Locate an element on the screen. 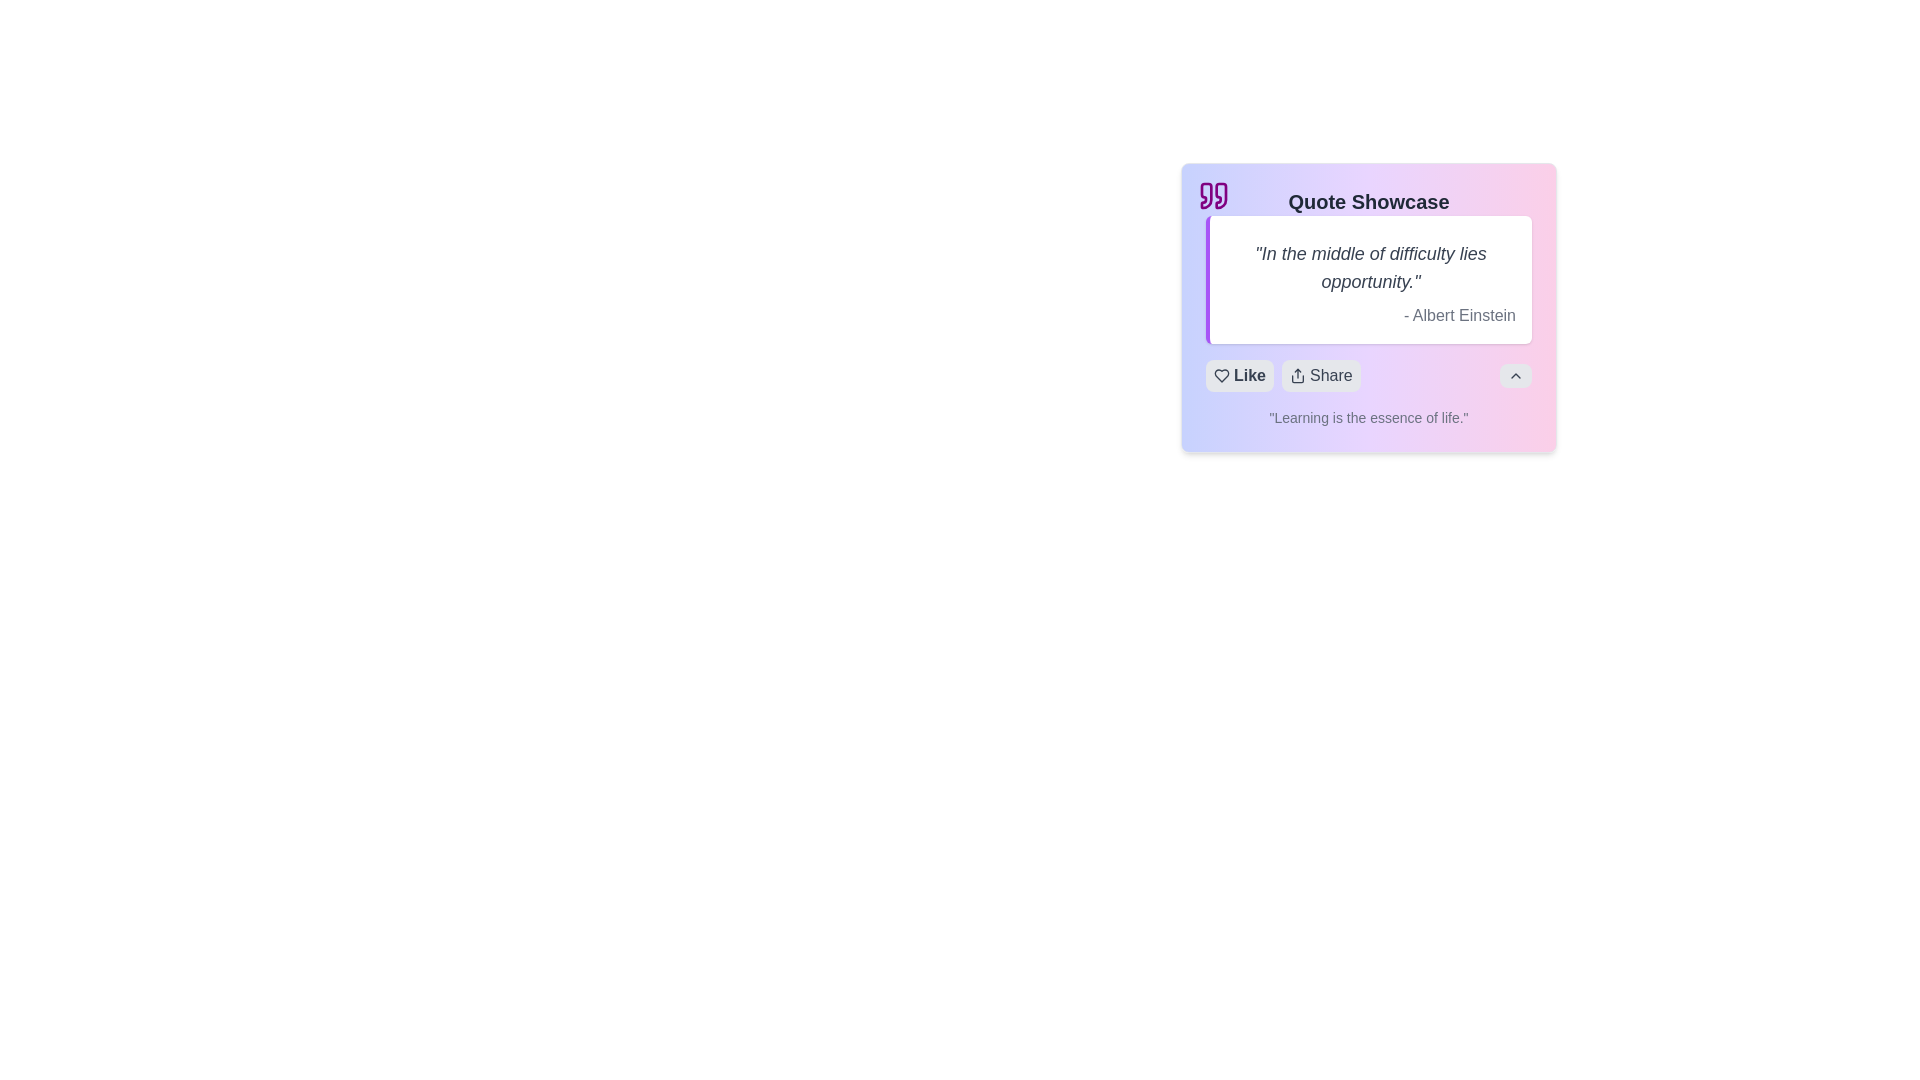 This screenshot has width=1920, height=1080. the left quotation mark decorative SVG element located in the top-left corner of the card that frames the quoted text is located at coordinates (1205, 196).